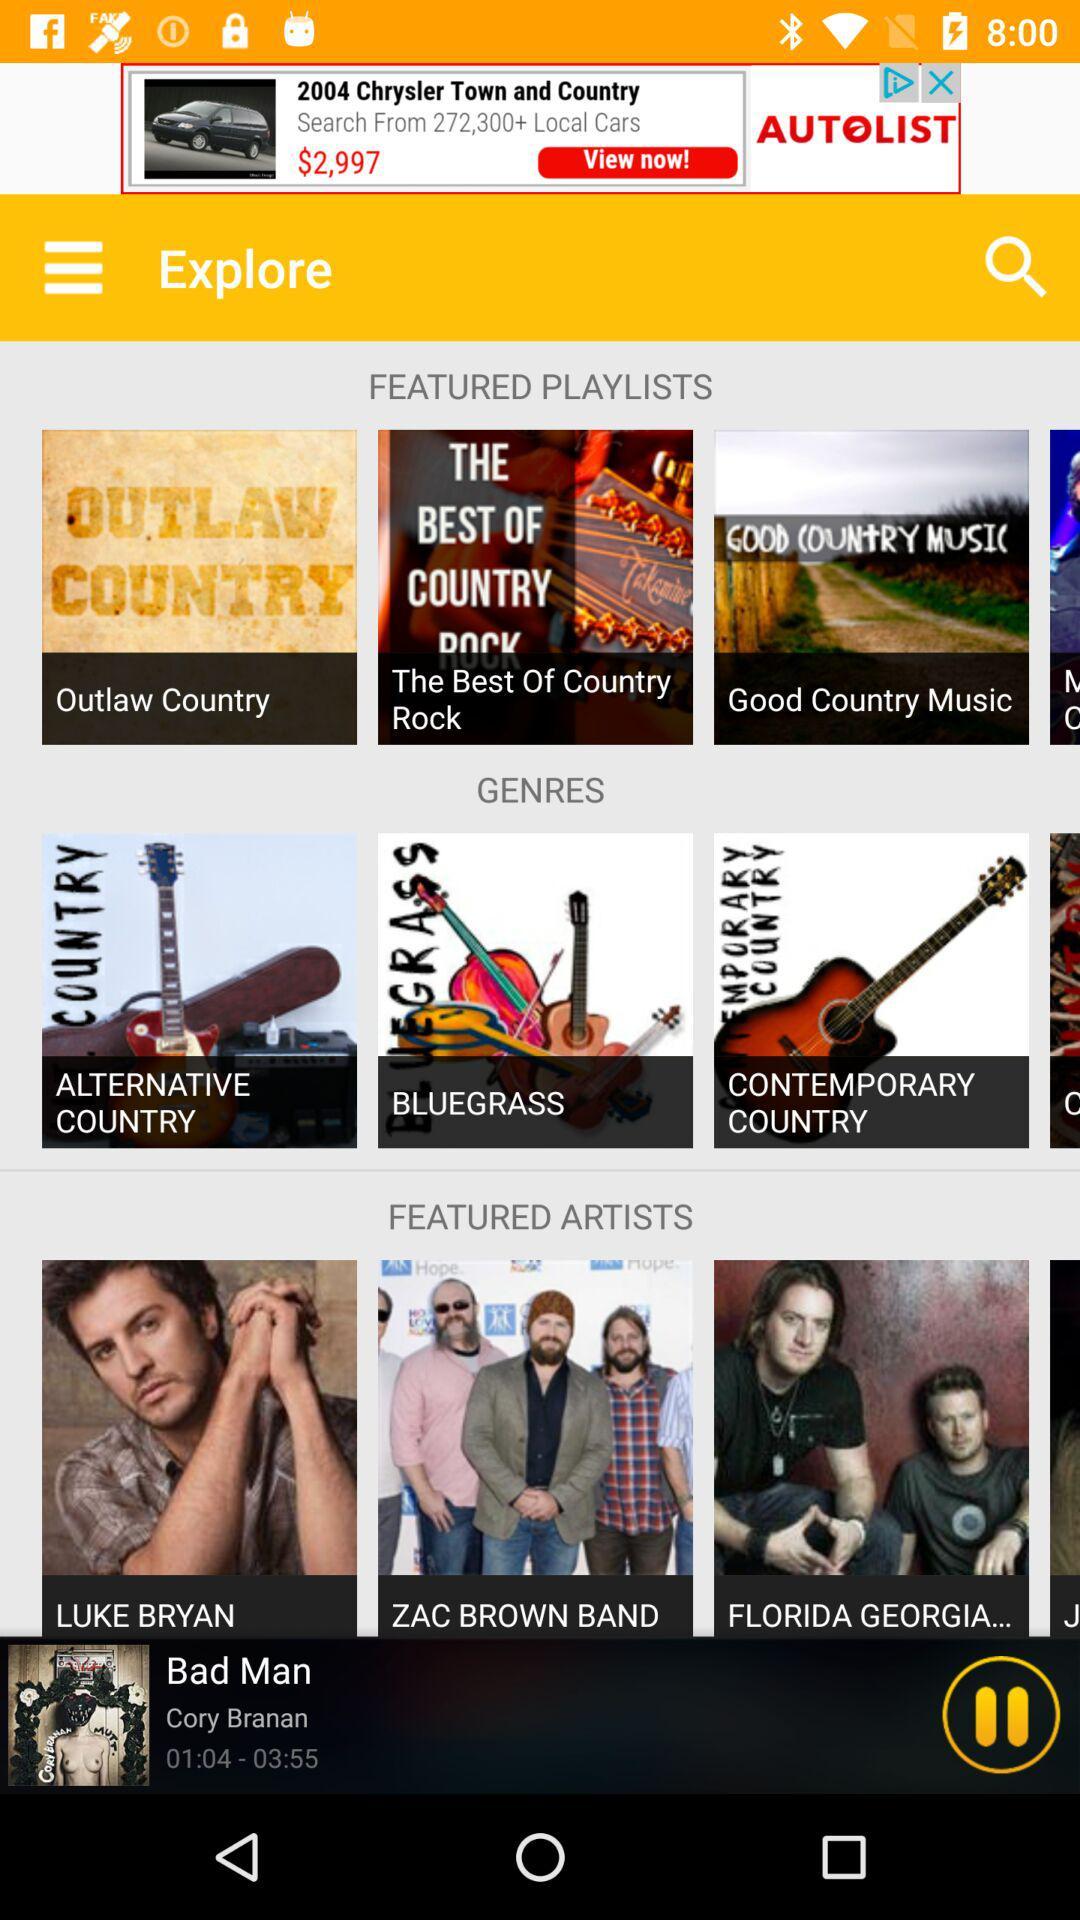 The height and width of the screenshot is (1920, 1080). What do you see at coordinates (1001, 1714) in the screenshot?
I see `the pause icon` at bounding box center [1001, 1714].